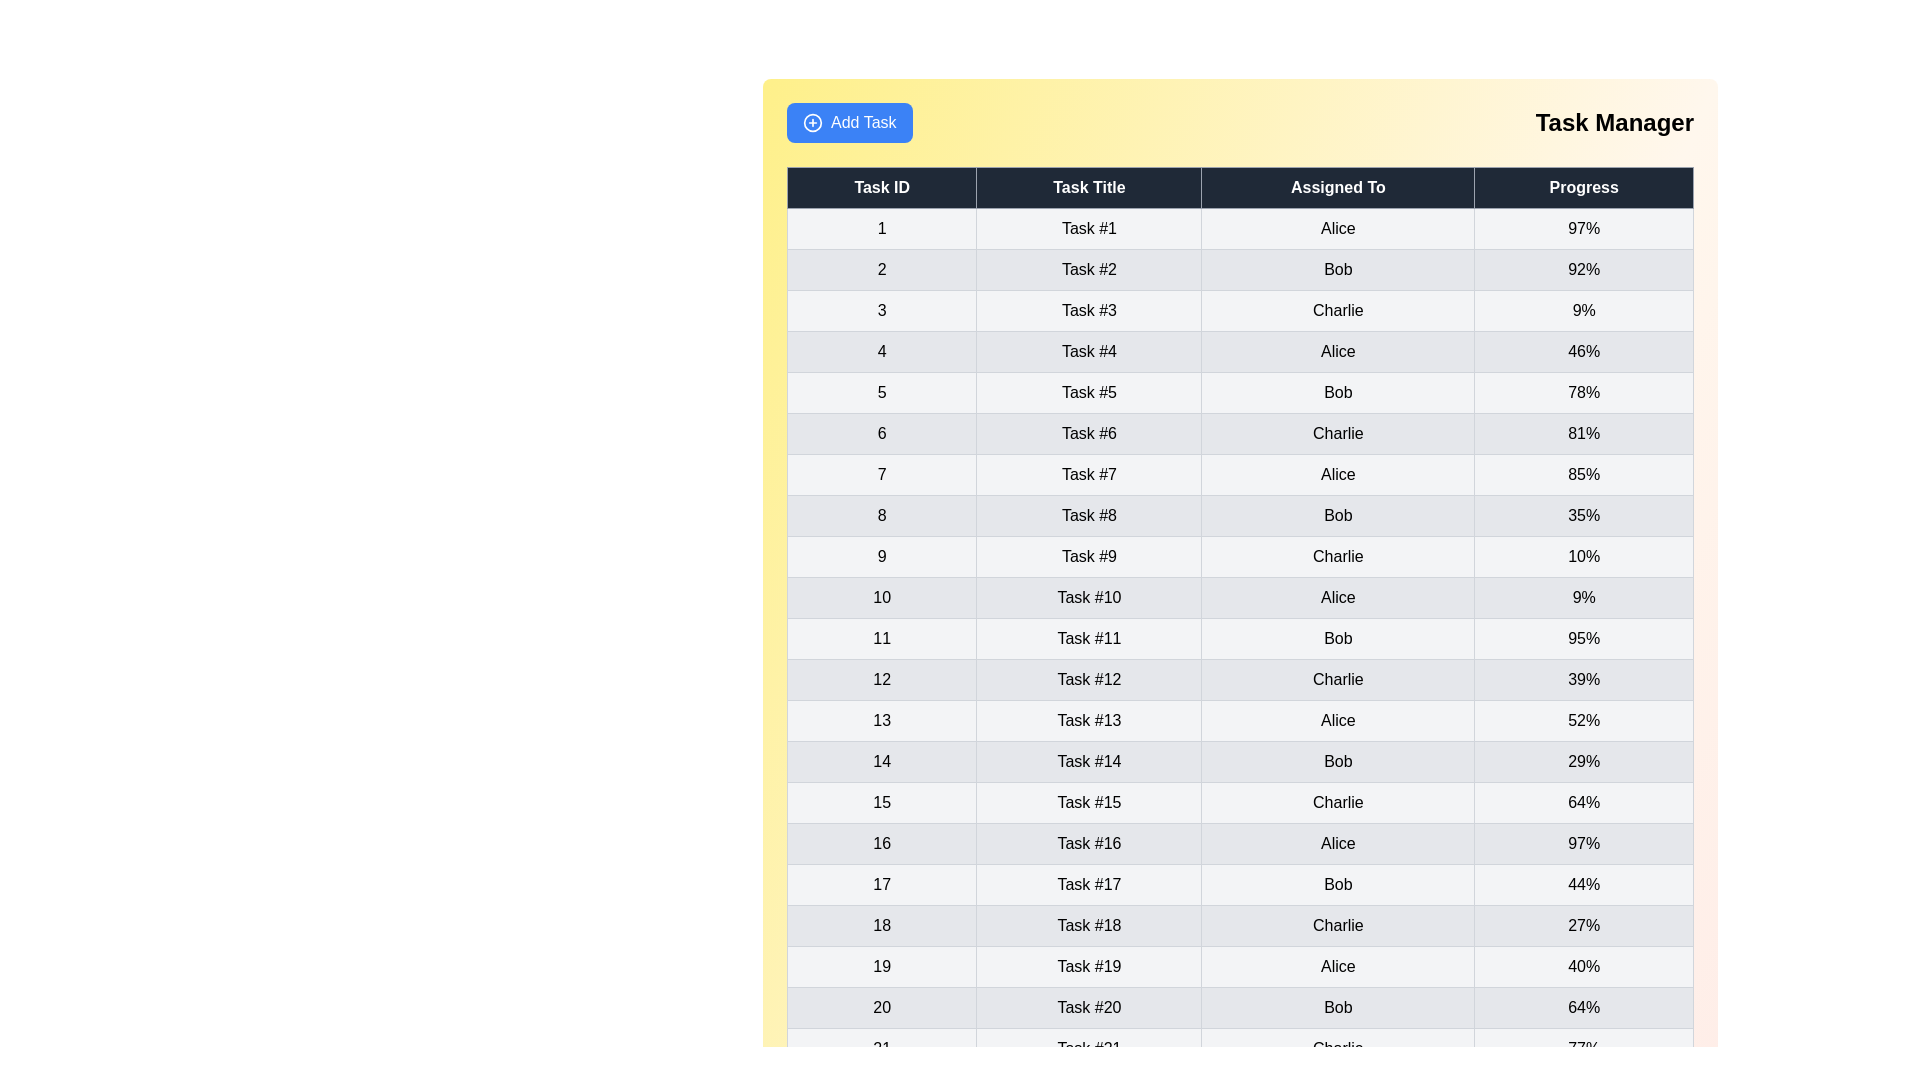  I want to click on the column header to sort the table by Progress, so click(1583, 188).